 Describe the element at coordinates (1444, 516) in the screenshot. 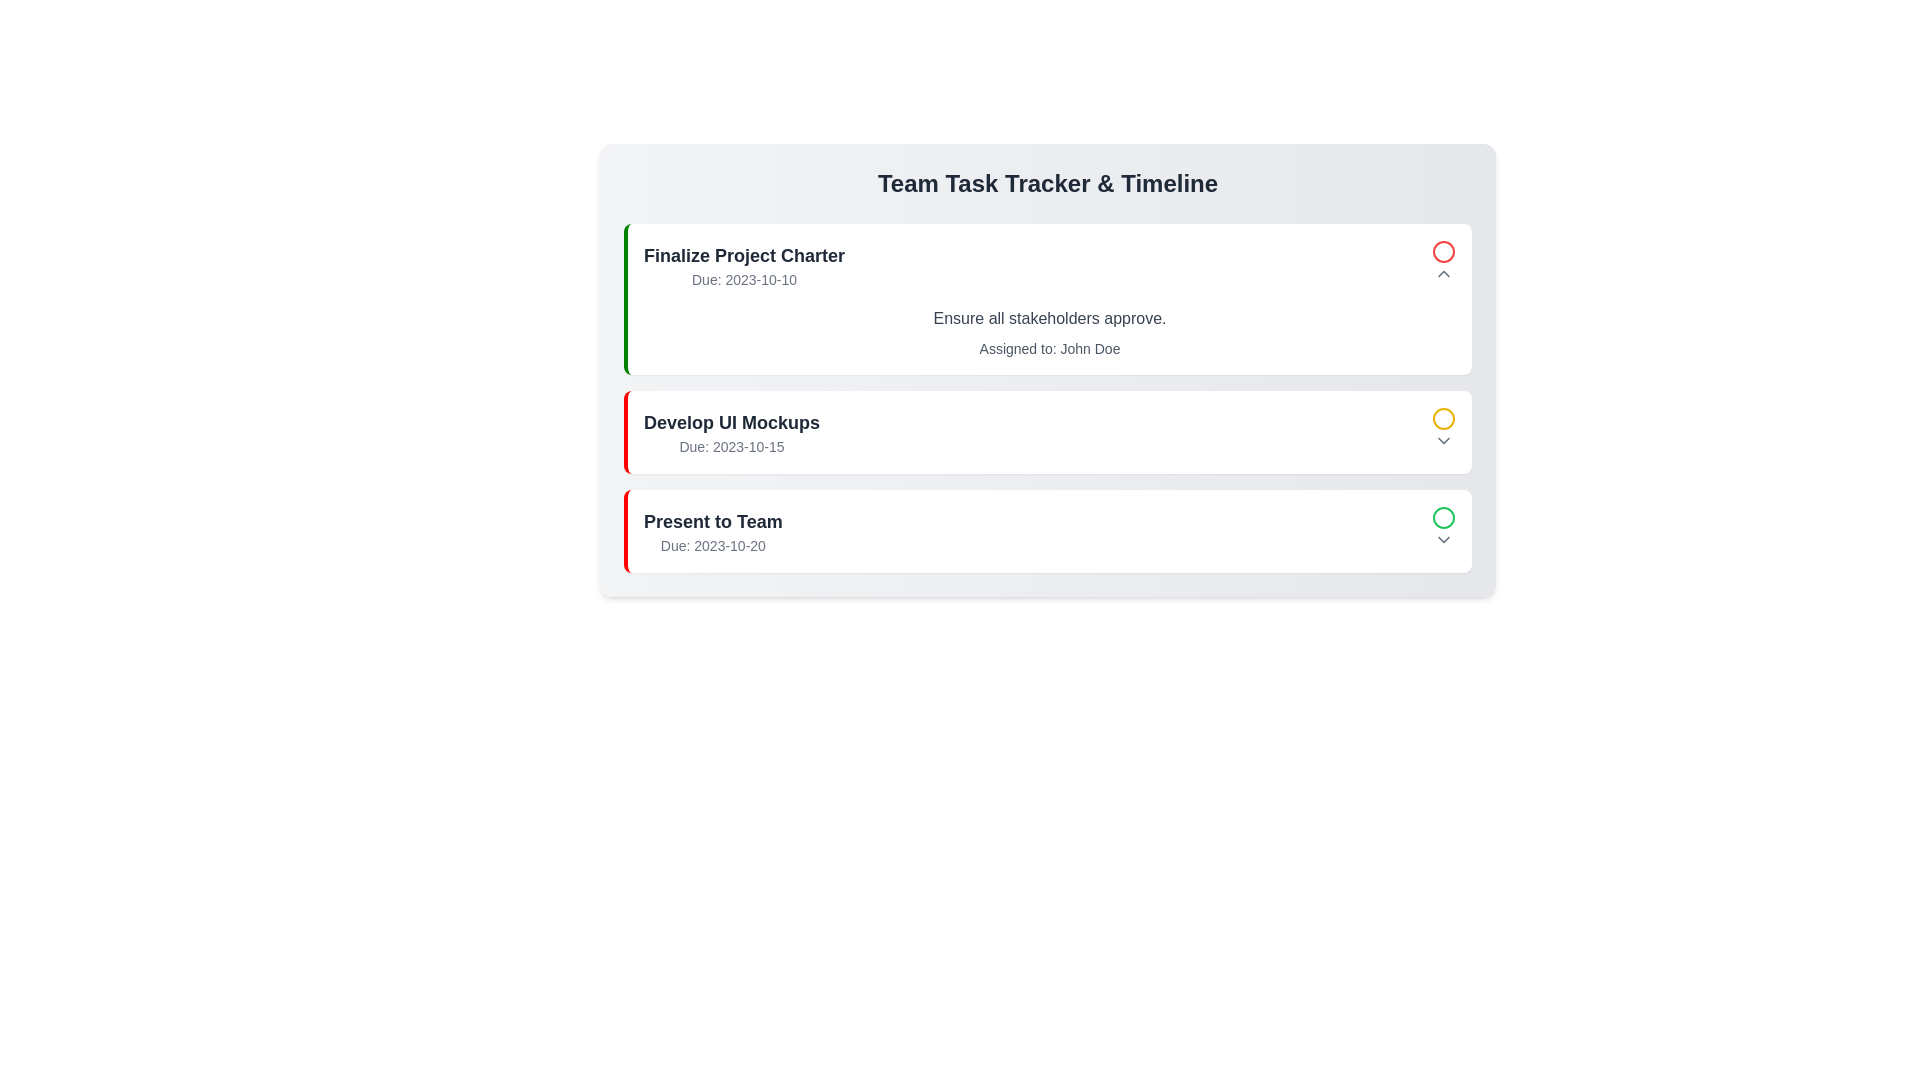

I see `the green circular icon with a thin border located at the top-right area of its enclosing task card by moving the cursor to its center point` at that location.